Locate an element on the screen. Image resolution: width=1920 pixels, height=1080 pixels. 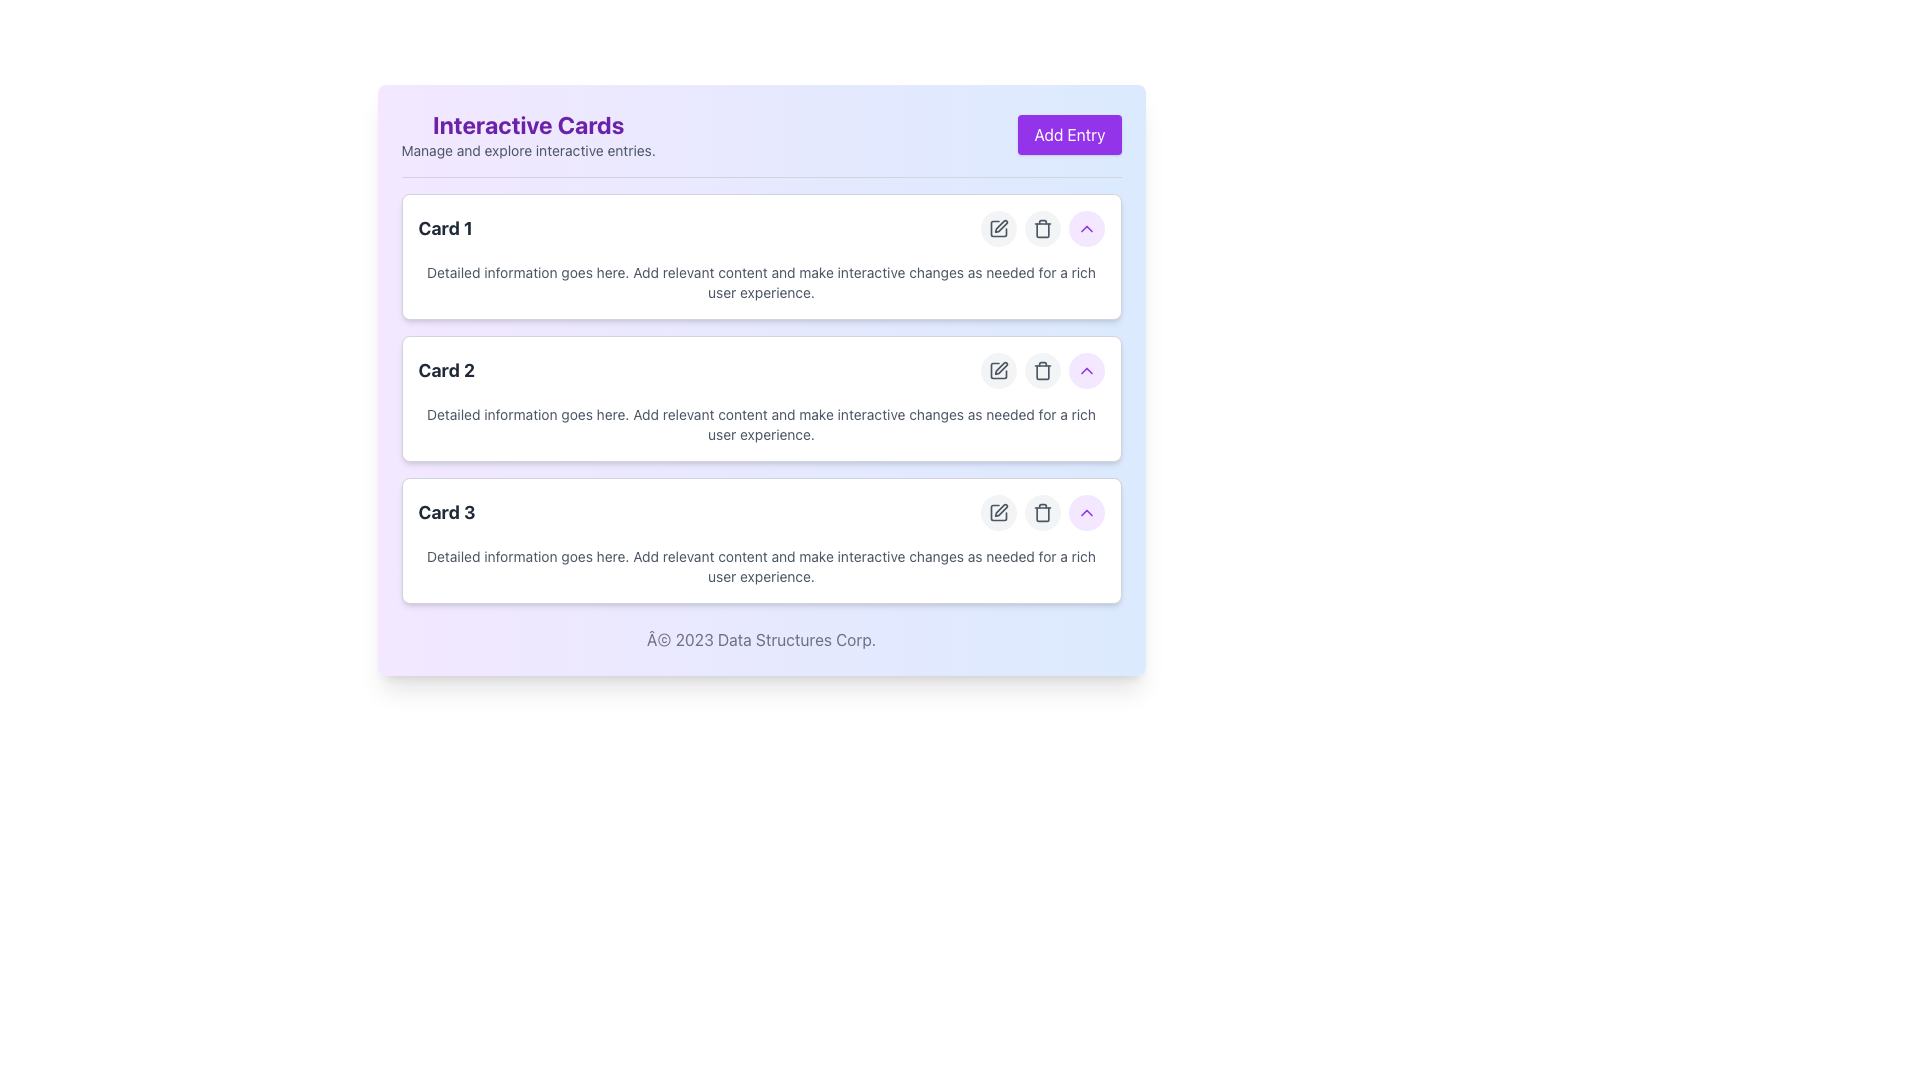
the upward action button located at the far right of 'Card 2' is located at coordinates (1085, 370).